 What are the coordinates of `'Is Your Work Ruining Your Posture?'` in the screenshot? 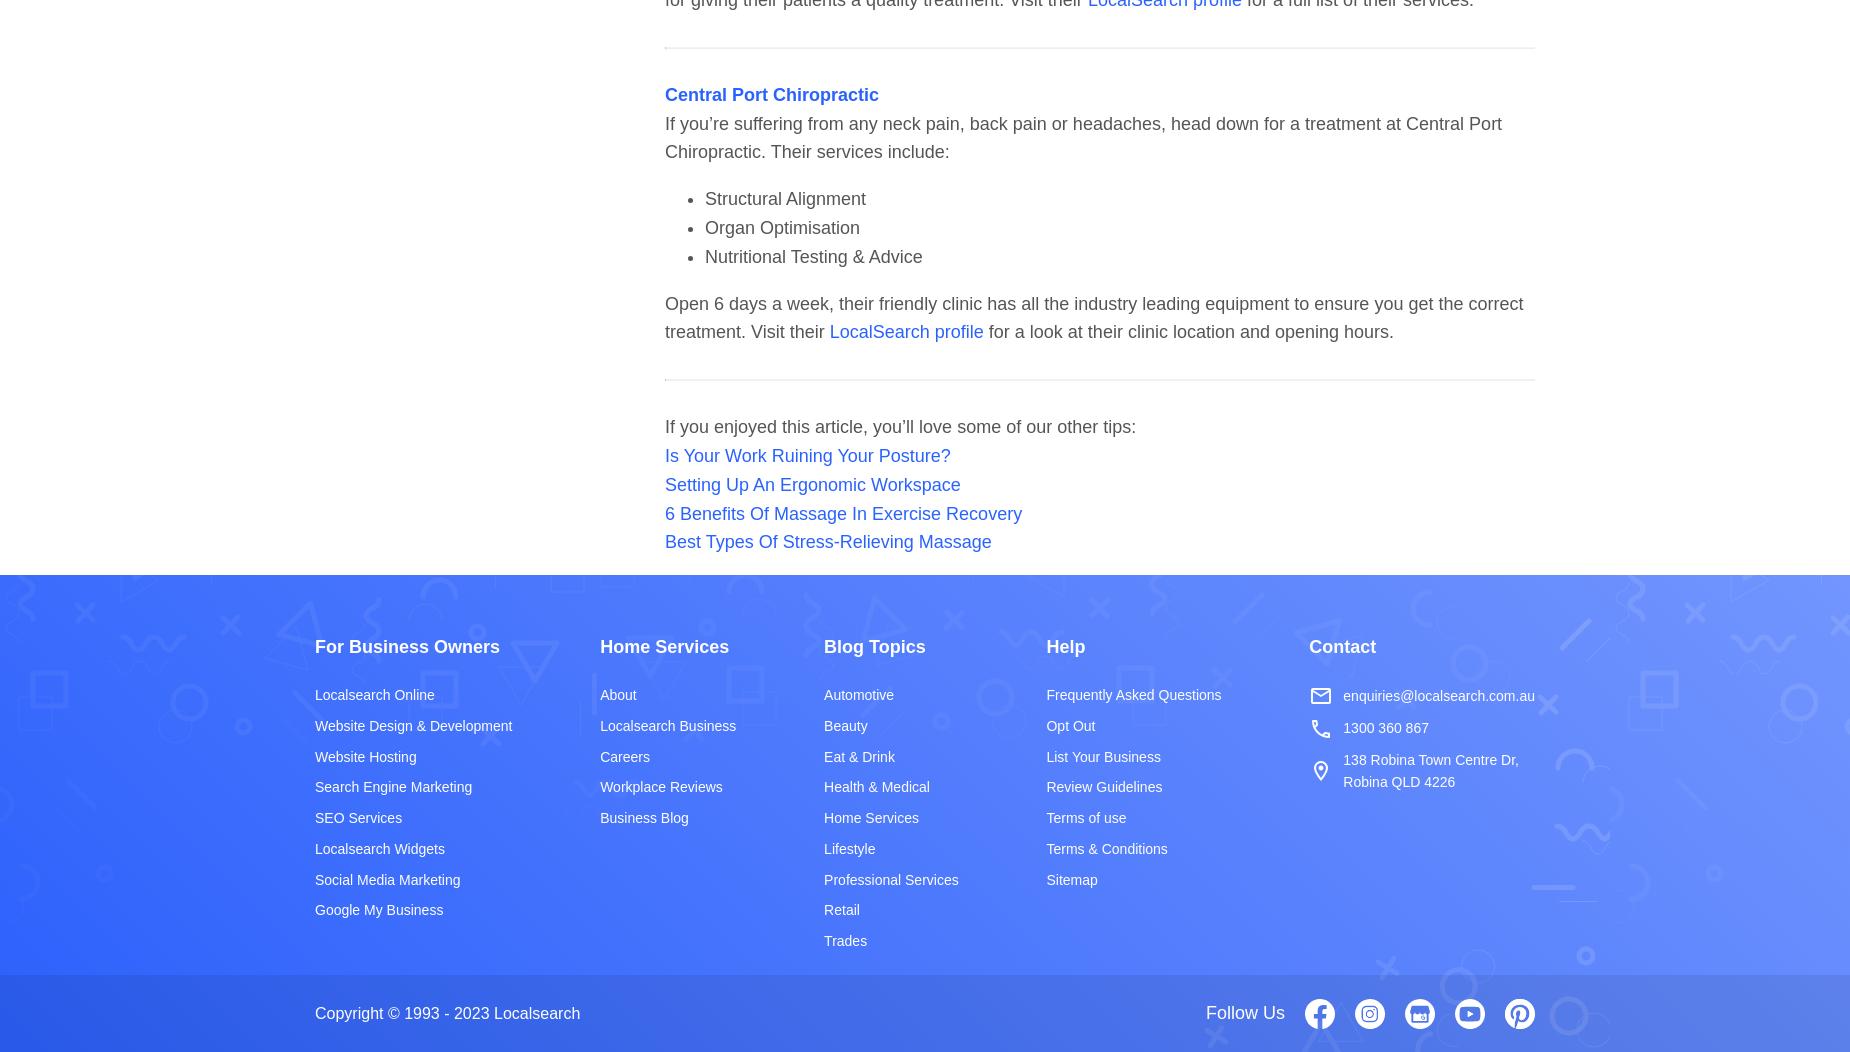 It's located at (806, 454).